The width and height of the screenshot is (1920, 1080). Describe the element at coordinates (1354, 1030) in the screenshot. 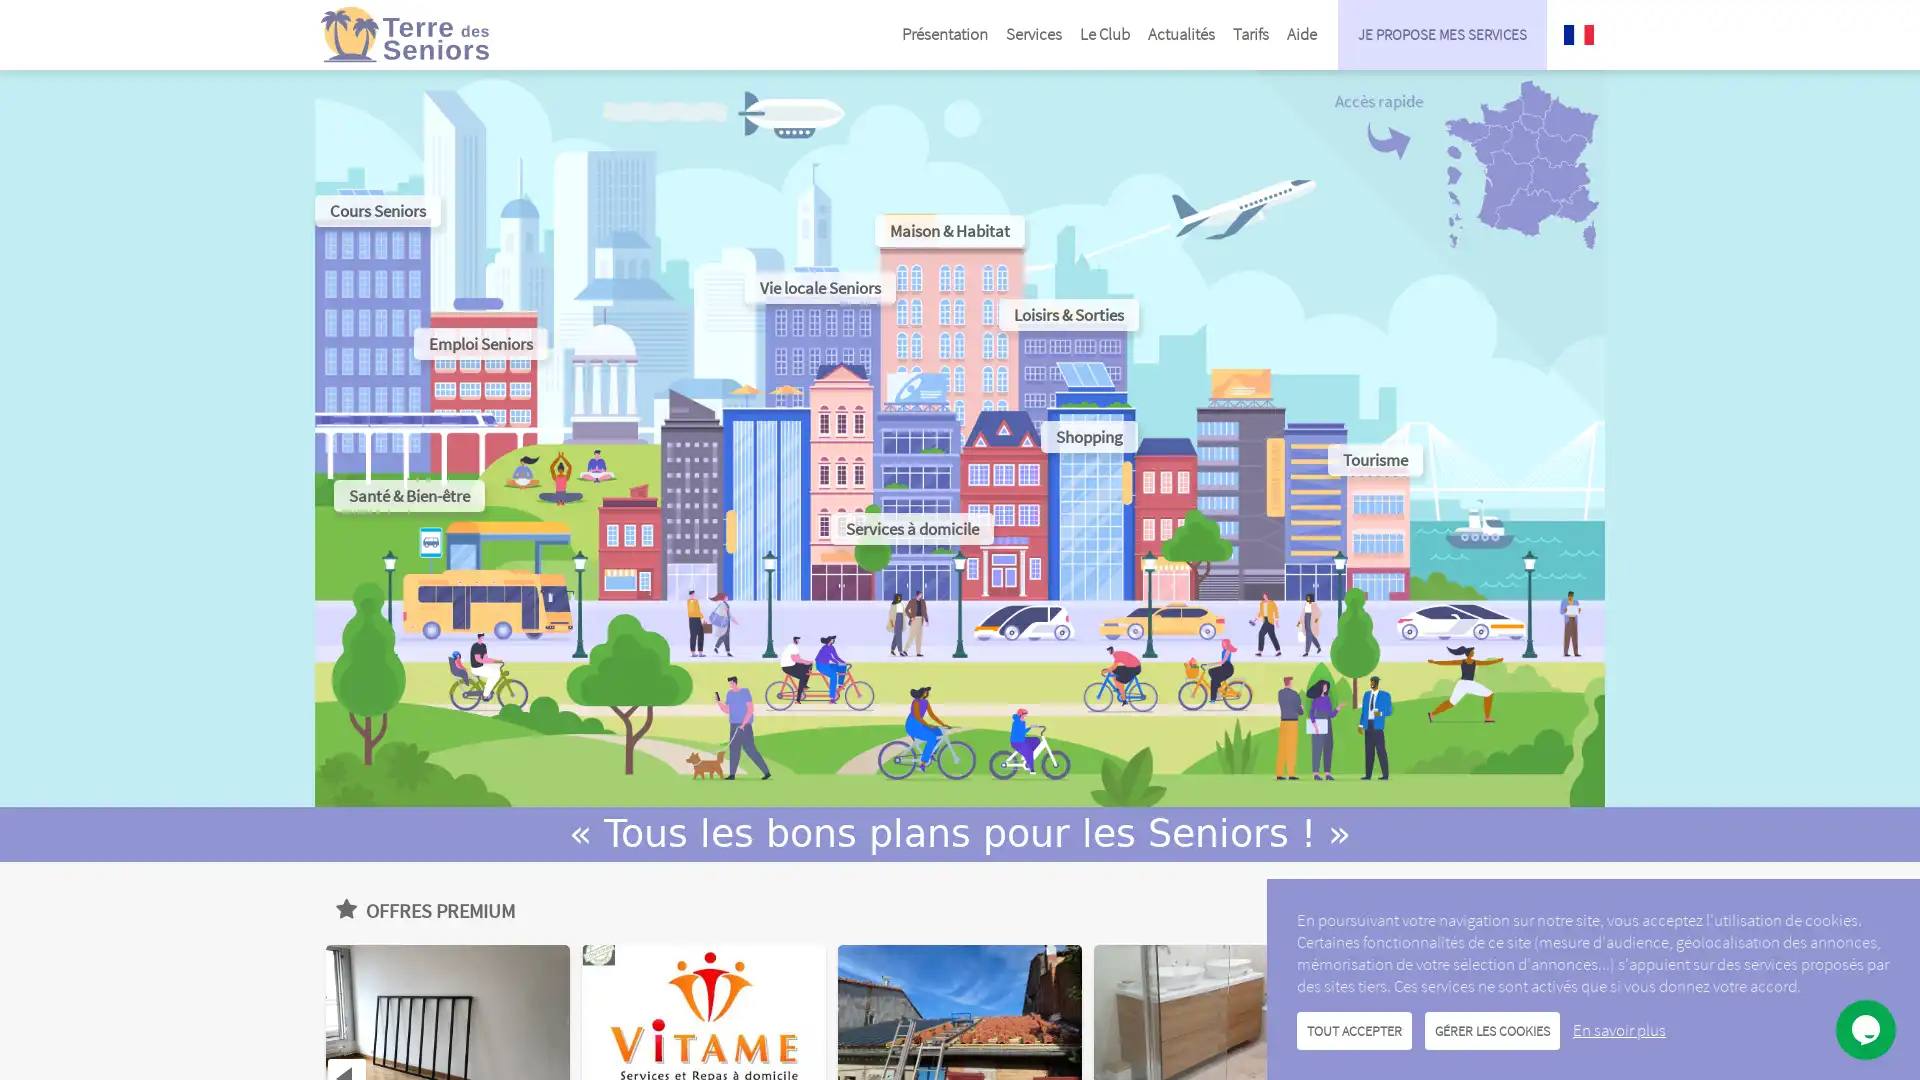

I see `TOUT ACCEPTER` at that location.